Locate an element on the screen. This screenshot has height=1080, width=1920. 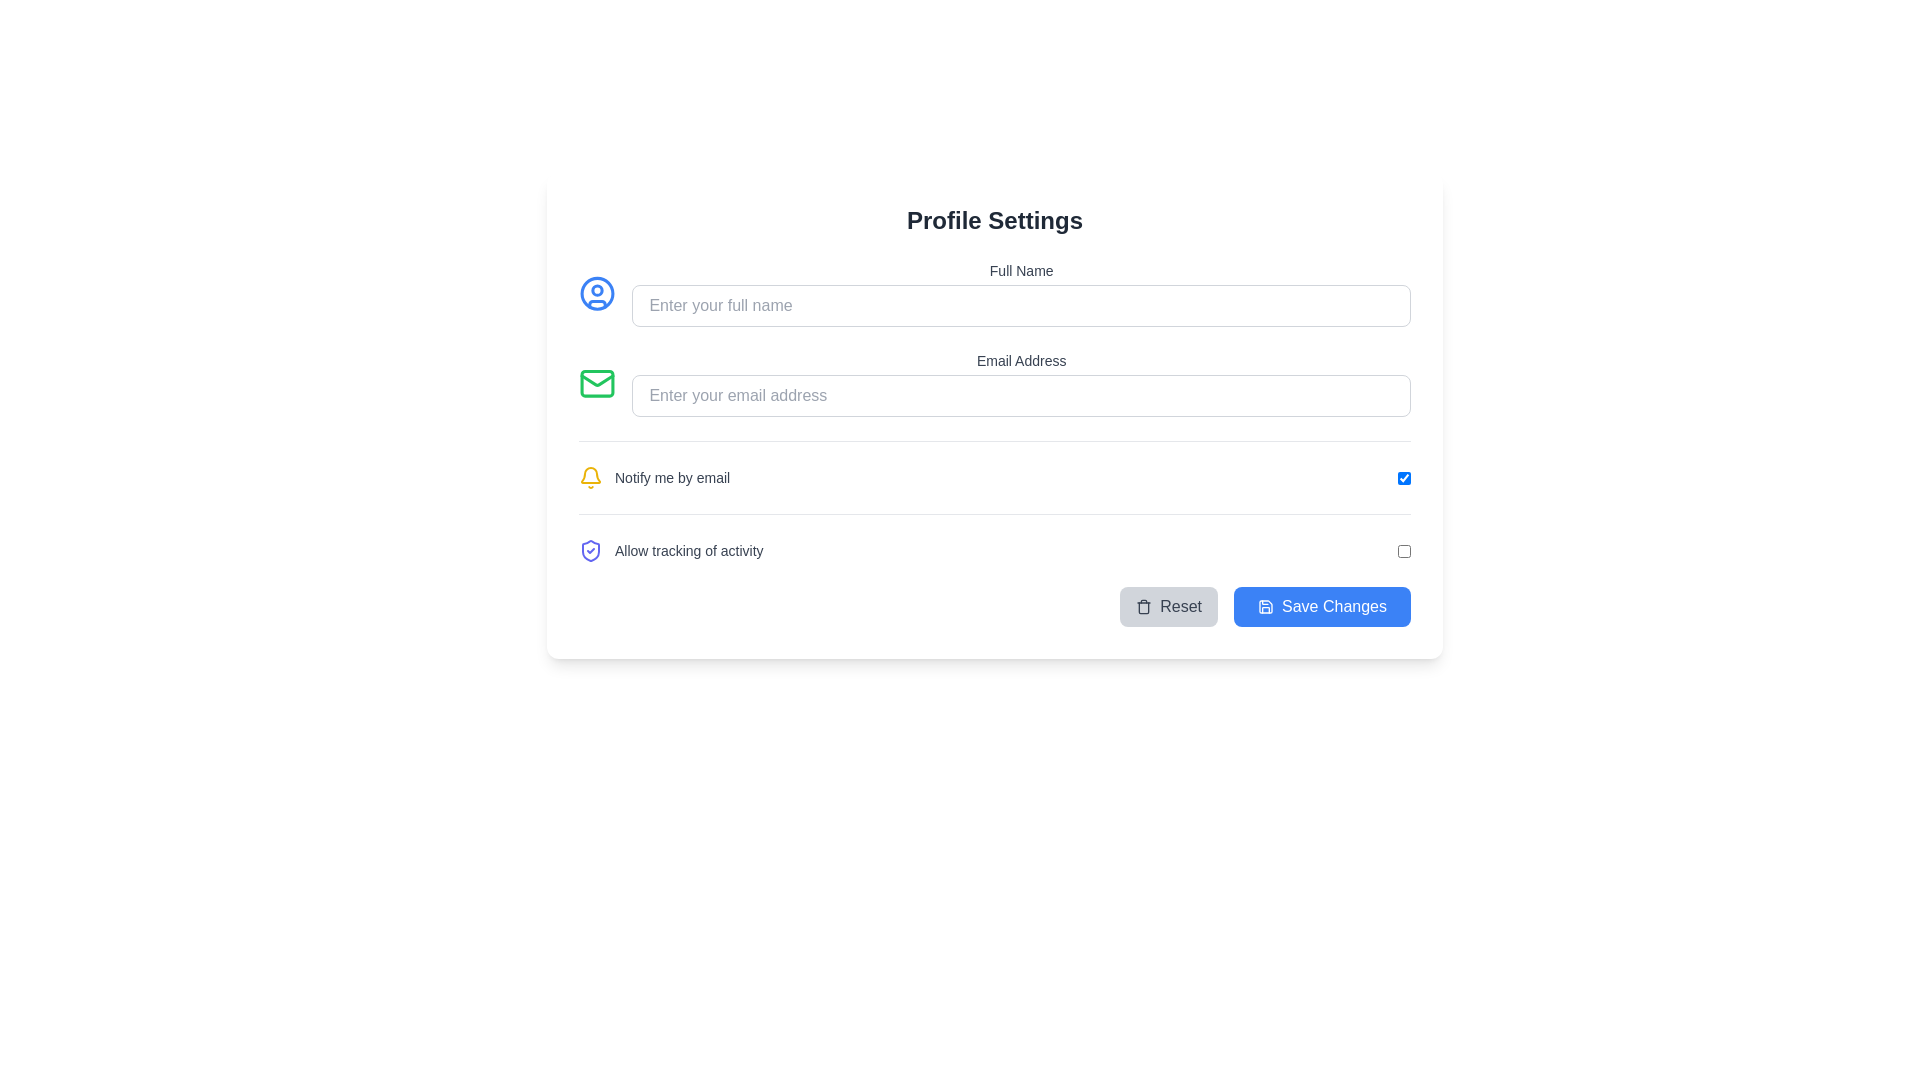
the input field for email address entry, which is visually identified by its light gray border and rounded corners, by using the tab key for keyboard navigation is located at coordinates (1021, 396).